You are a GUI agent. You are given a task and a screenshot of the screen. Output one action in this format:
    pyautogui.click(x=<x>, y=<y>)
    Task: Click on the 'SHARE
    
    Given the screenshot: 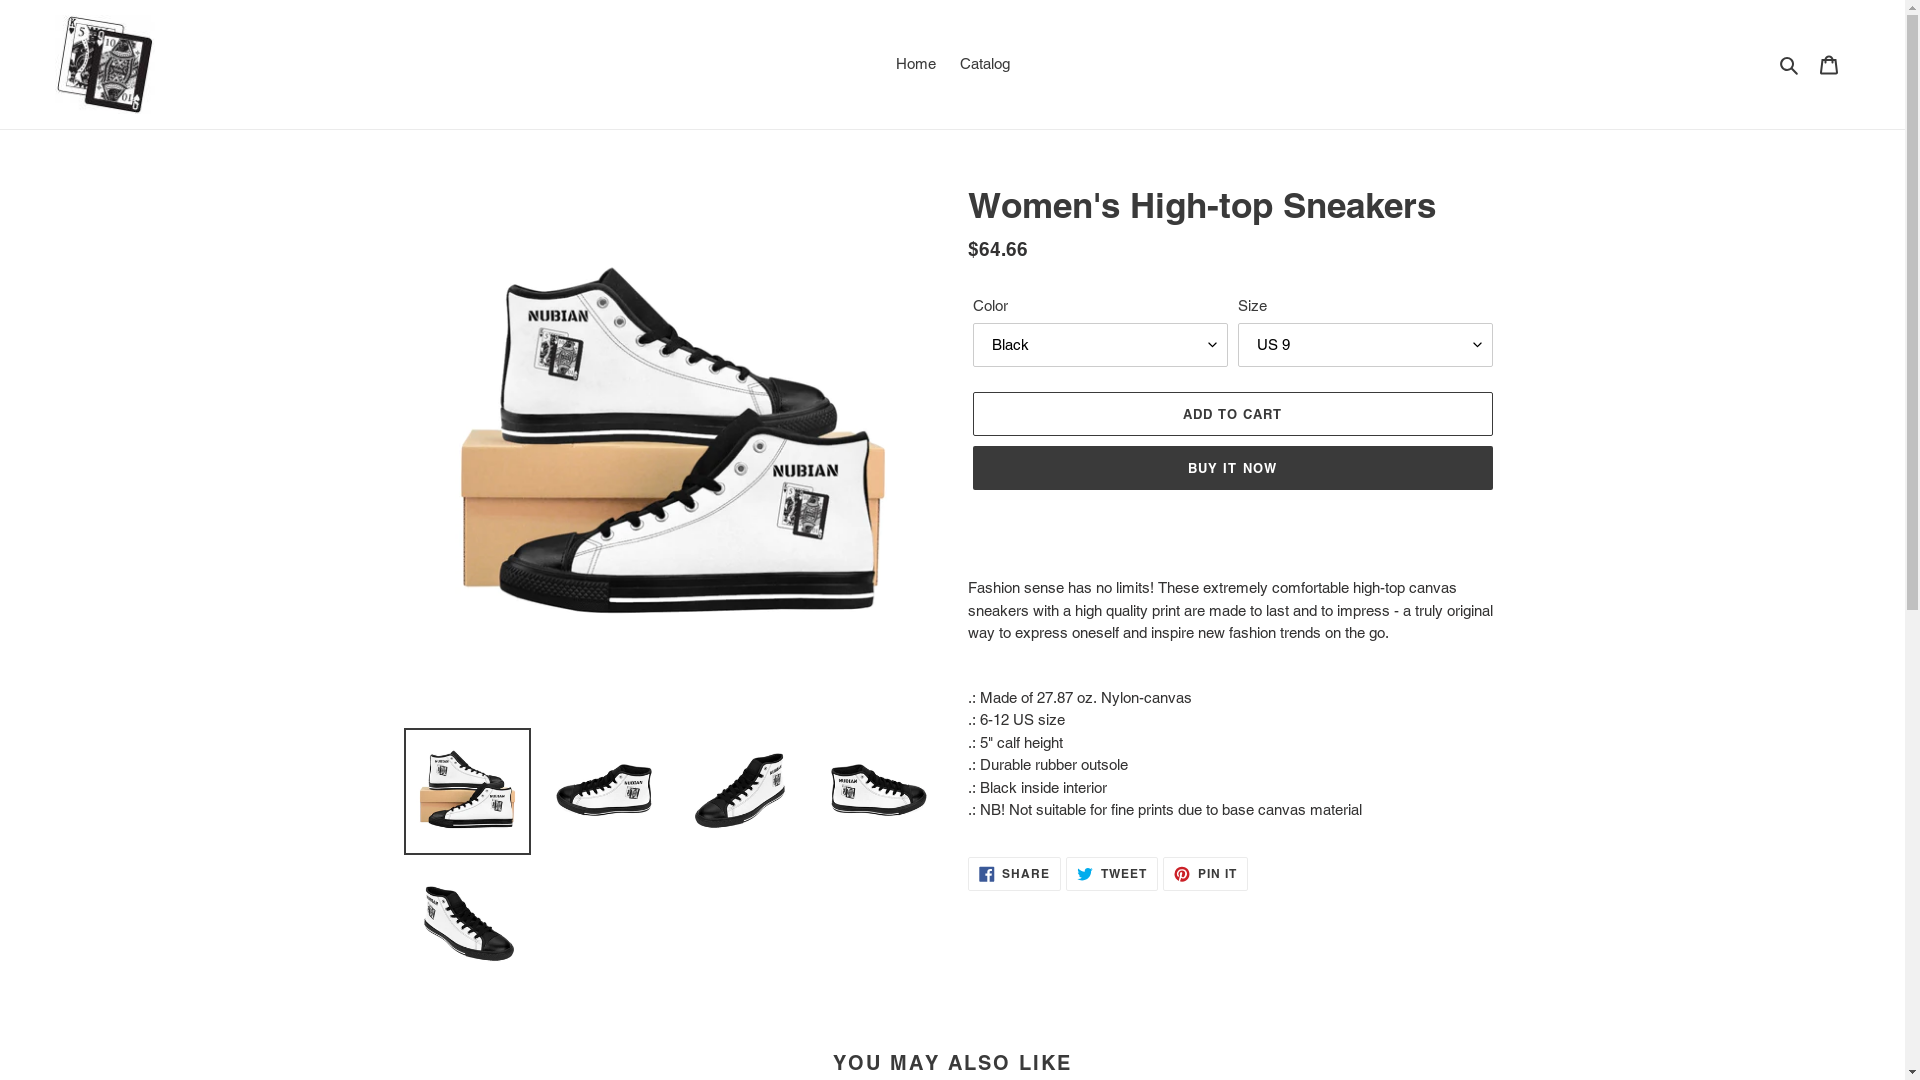 What is the action you would take?
    pyautogui.click(x=968, y=873)
    